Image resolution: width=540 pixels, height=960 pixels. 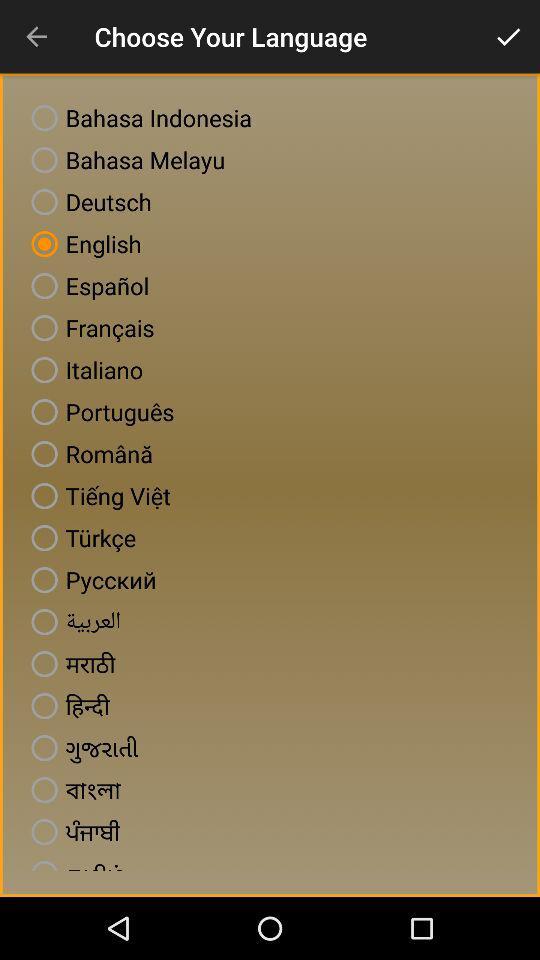 I want to click on icon to the left of the choose your language icon, so click(x=36, y=35).